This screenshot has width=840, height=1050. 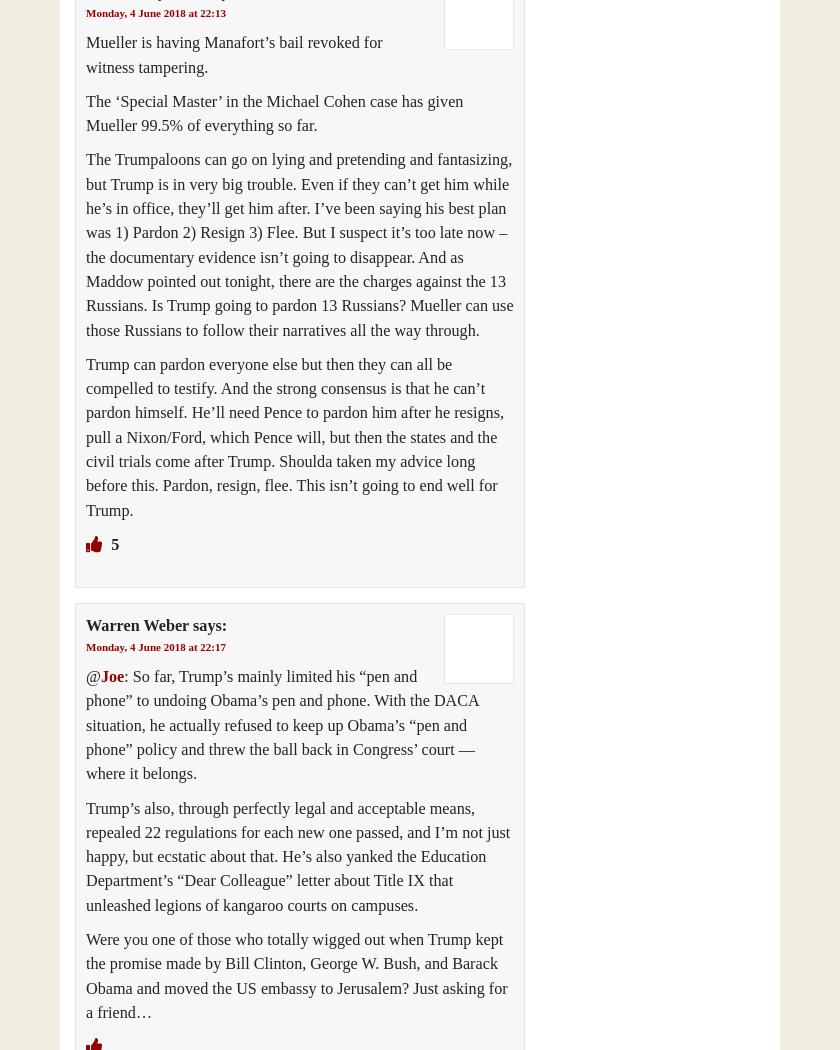 What do you see at coordinates (295, 436) in the screenshot?
I see `'Trump can pardon everyone else but then they can all be compelled to testify. And the strong consensus is that he can’t pardon himself.  He’ll need Pence to pardon him after he resigns, pull a Nixon/Ford, which Pence will, but then the states and the civil trials come after Trump.   Shoulda taken my advice long before this. Pardon, resign, flee.  This isn’t going to end well for Trump.'` at bounding box center [295, 436].